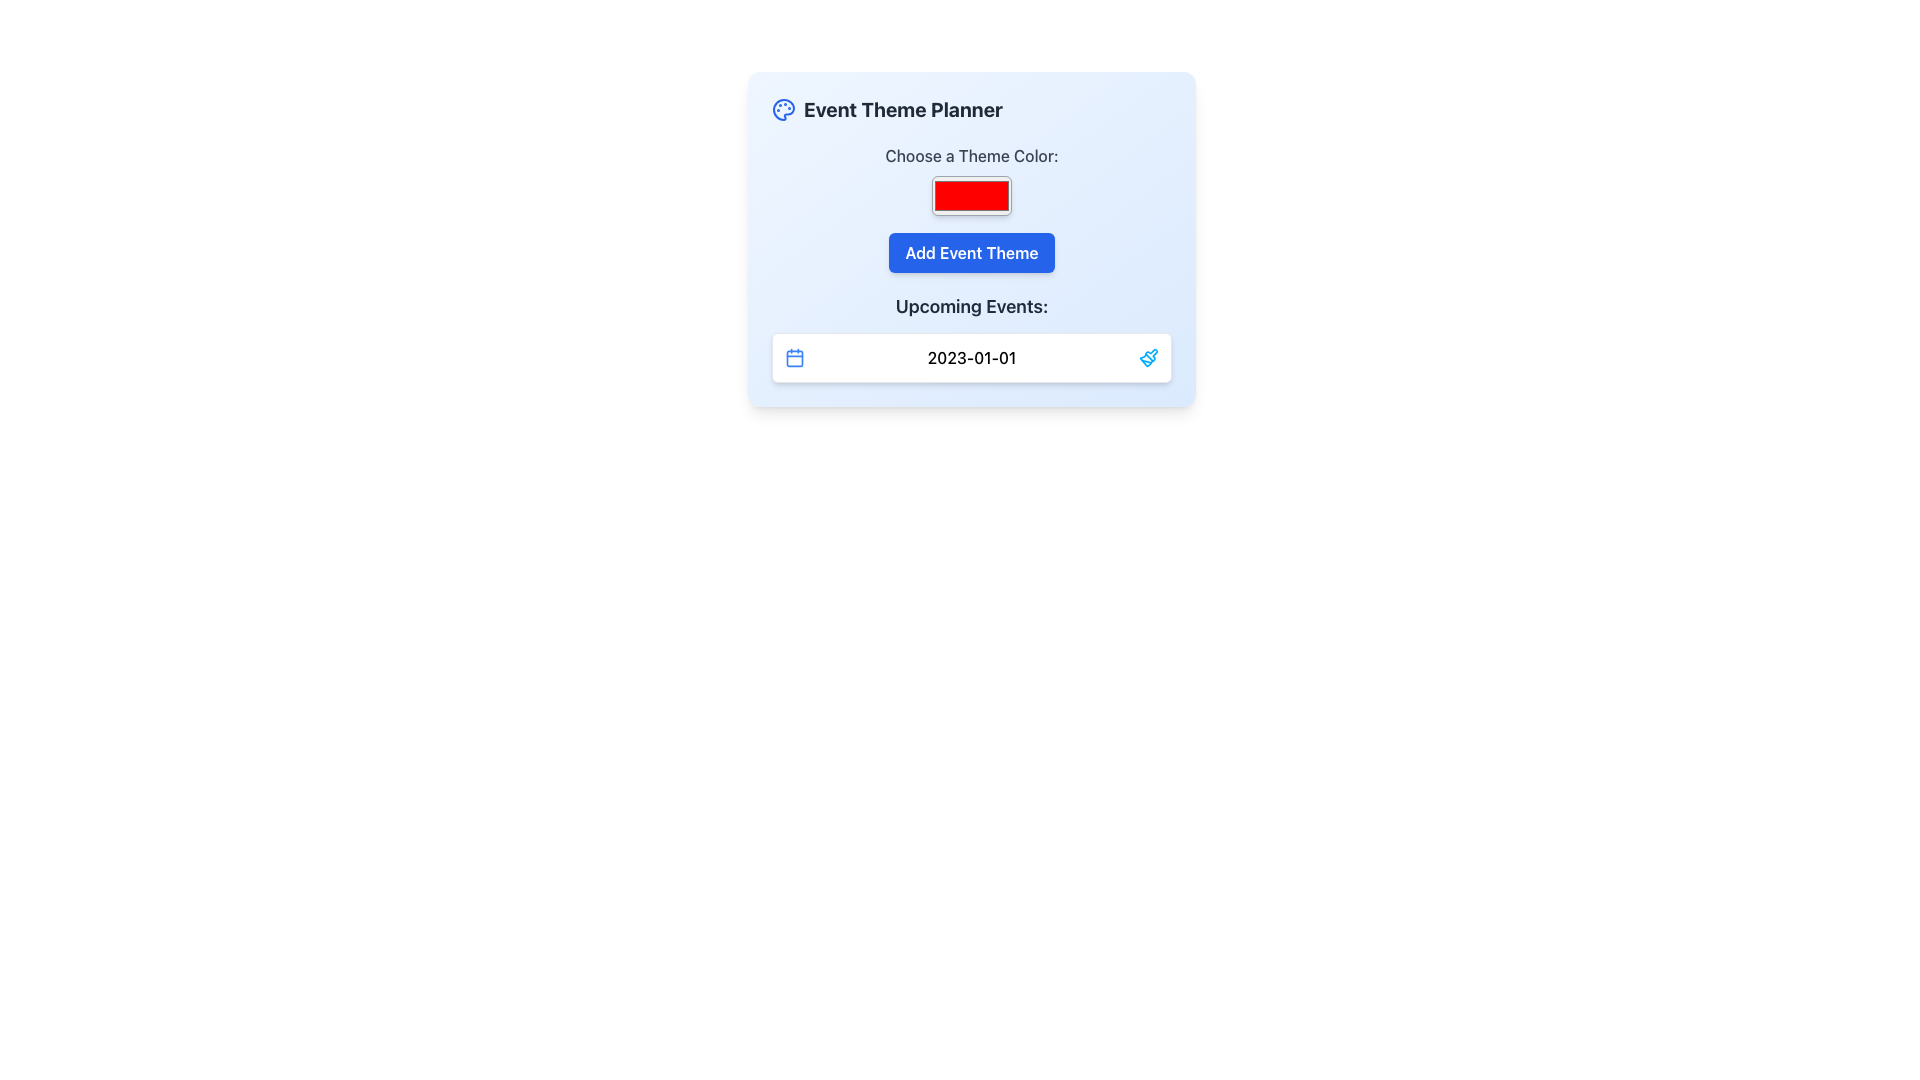  Describe the element at coordinates (782, 110) in the screenshot. I see `the palette icon with a blue outline and colored circles, located in the header section labeled 'Event Theme Planner.'` at that location.